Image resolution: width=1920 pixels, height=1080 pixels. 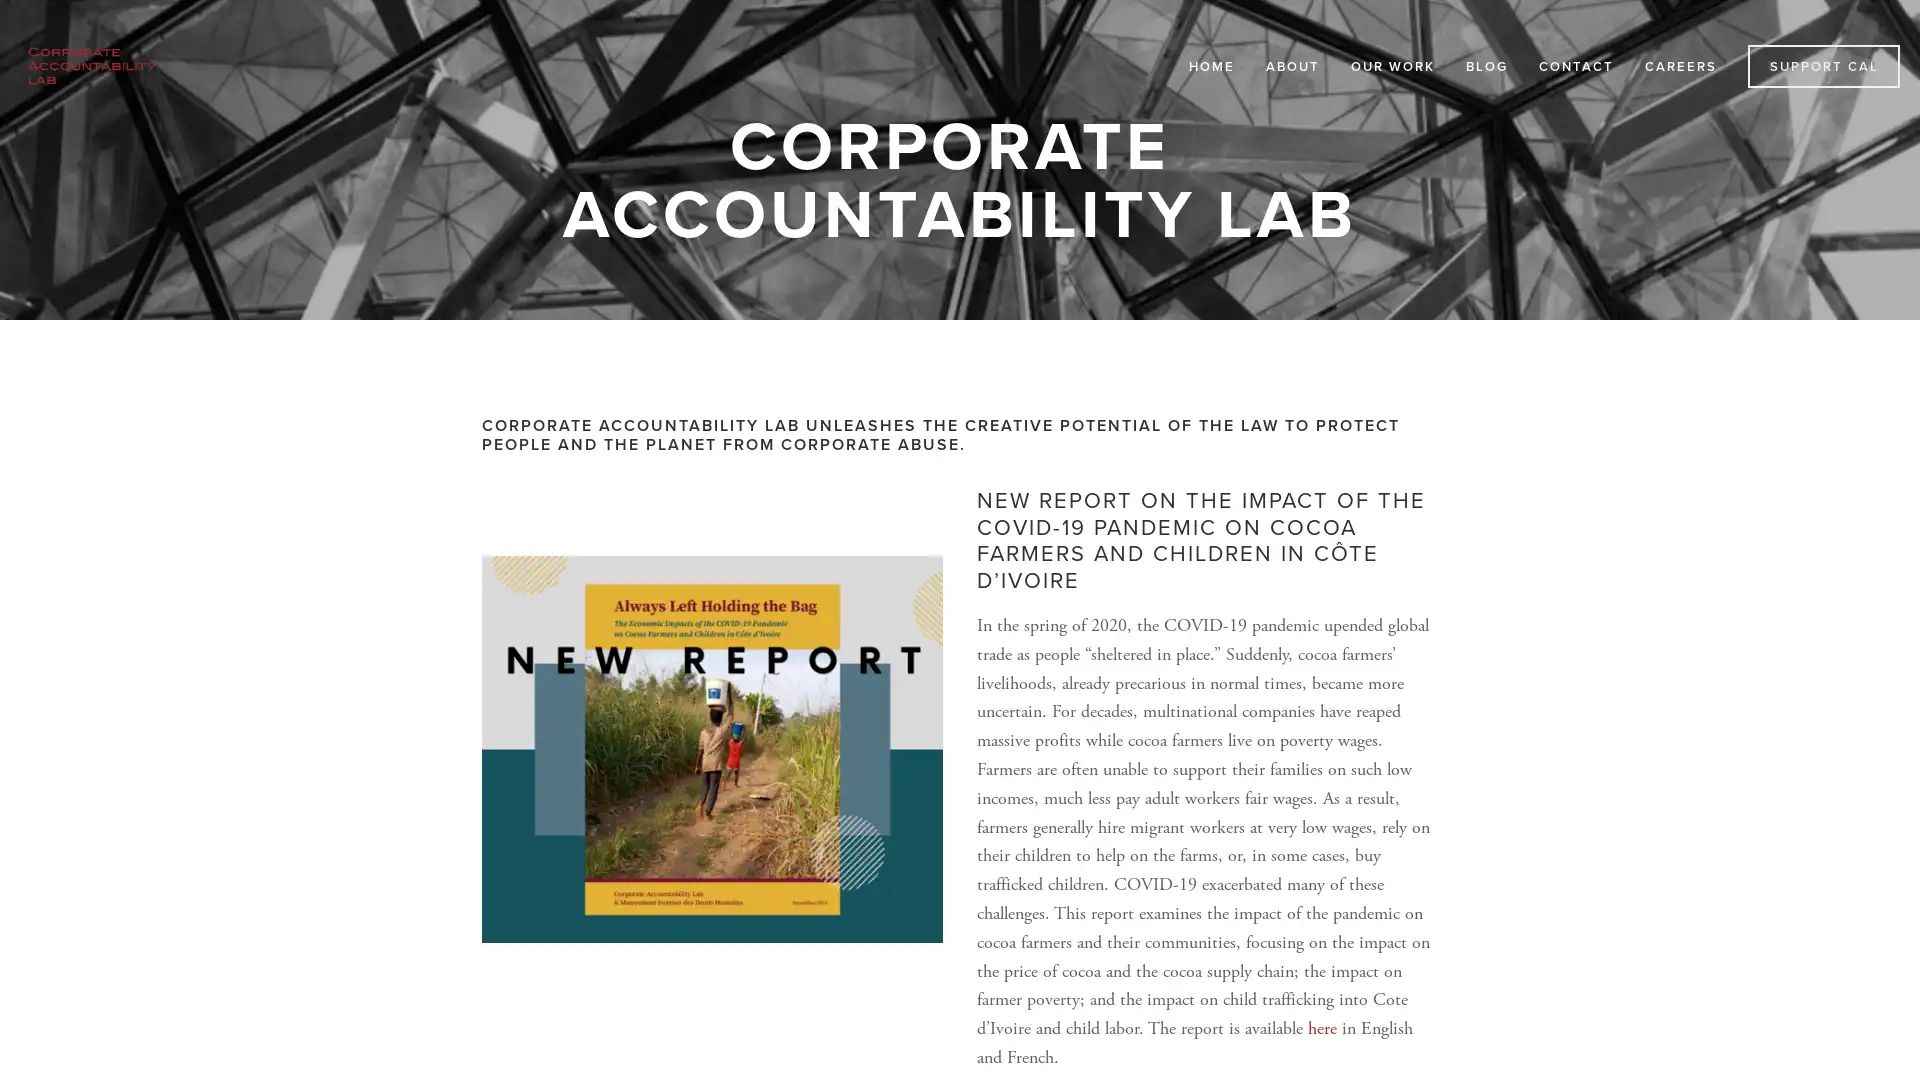 What do you see at coordinates (1245, 317) in the screenshot?
I see `Close` at bounding box center [1245, 317].